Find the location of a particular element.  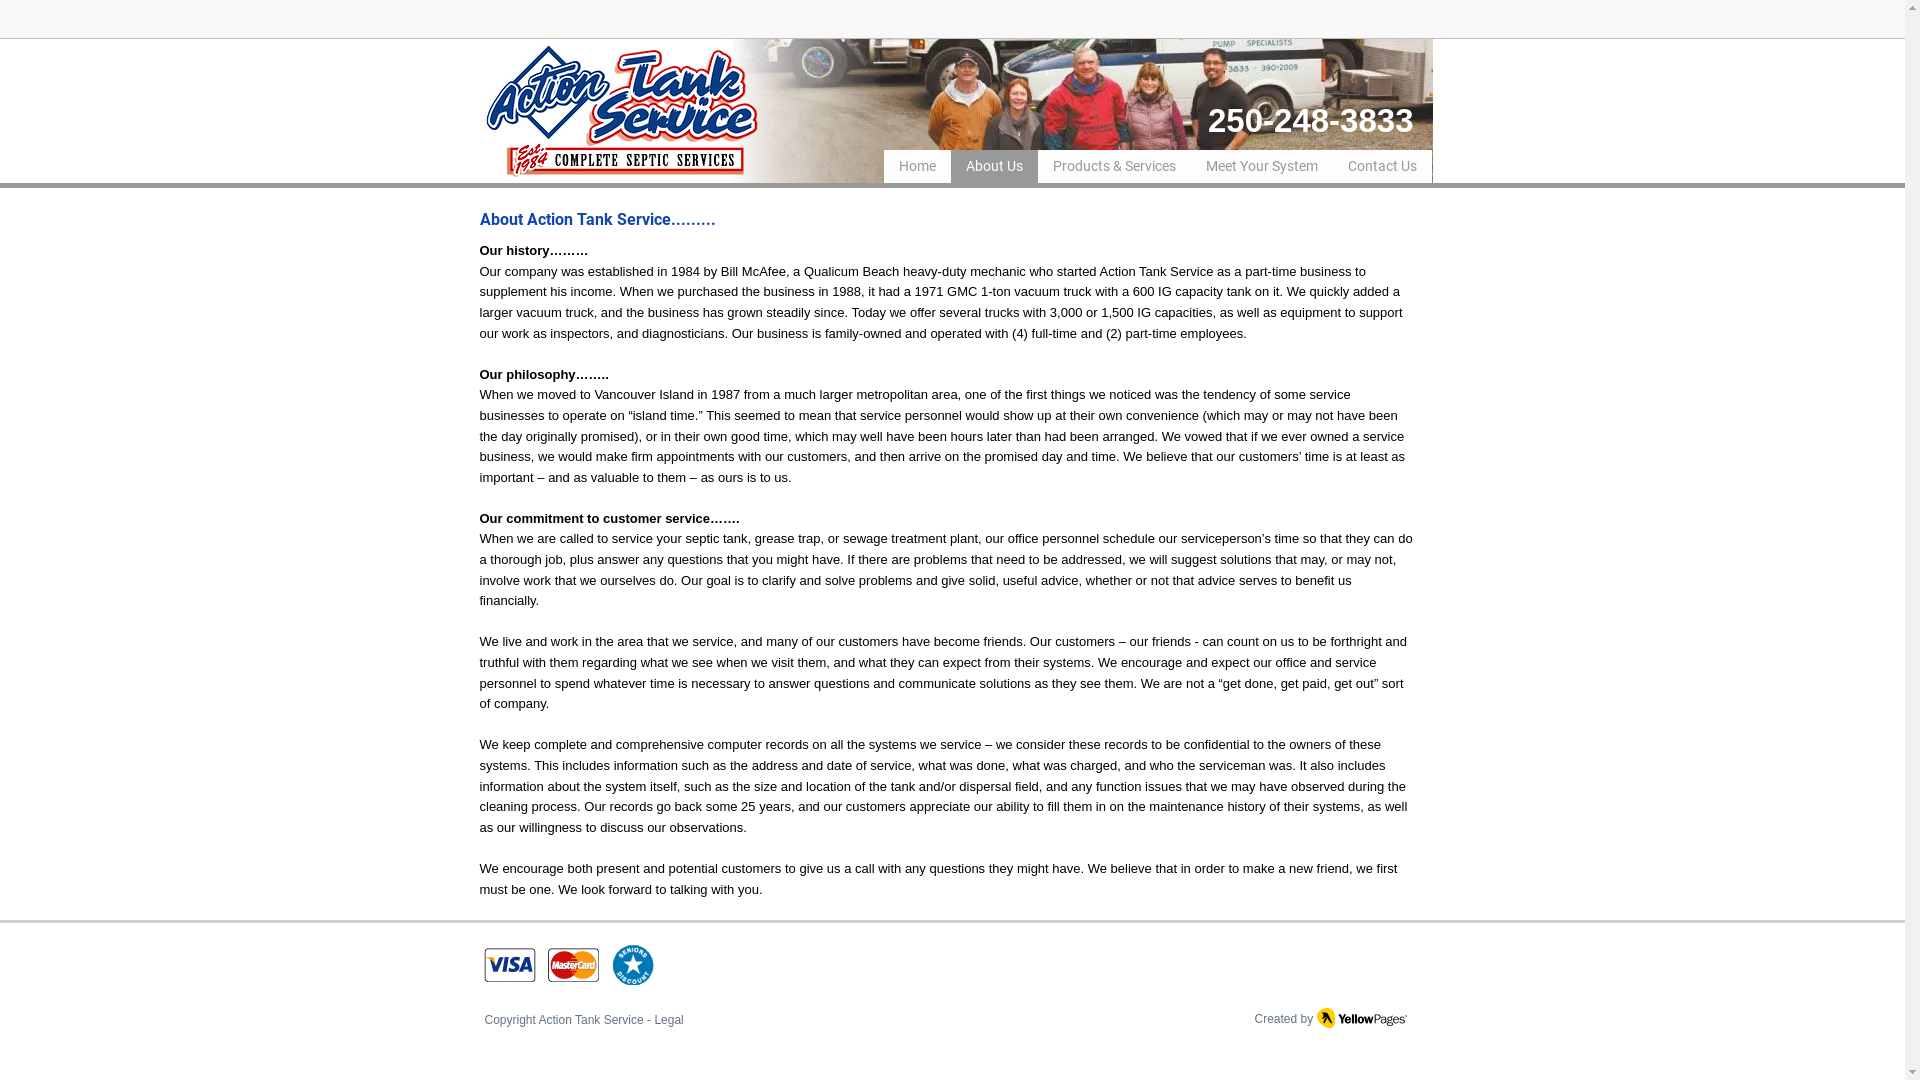

'Legal' is located at coordinates (668, 1019).